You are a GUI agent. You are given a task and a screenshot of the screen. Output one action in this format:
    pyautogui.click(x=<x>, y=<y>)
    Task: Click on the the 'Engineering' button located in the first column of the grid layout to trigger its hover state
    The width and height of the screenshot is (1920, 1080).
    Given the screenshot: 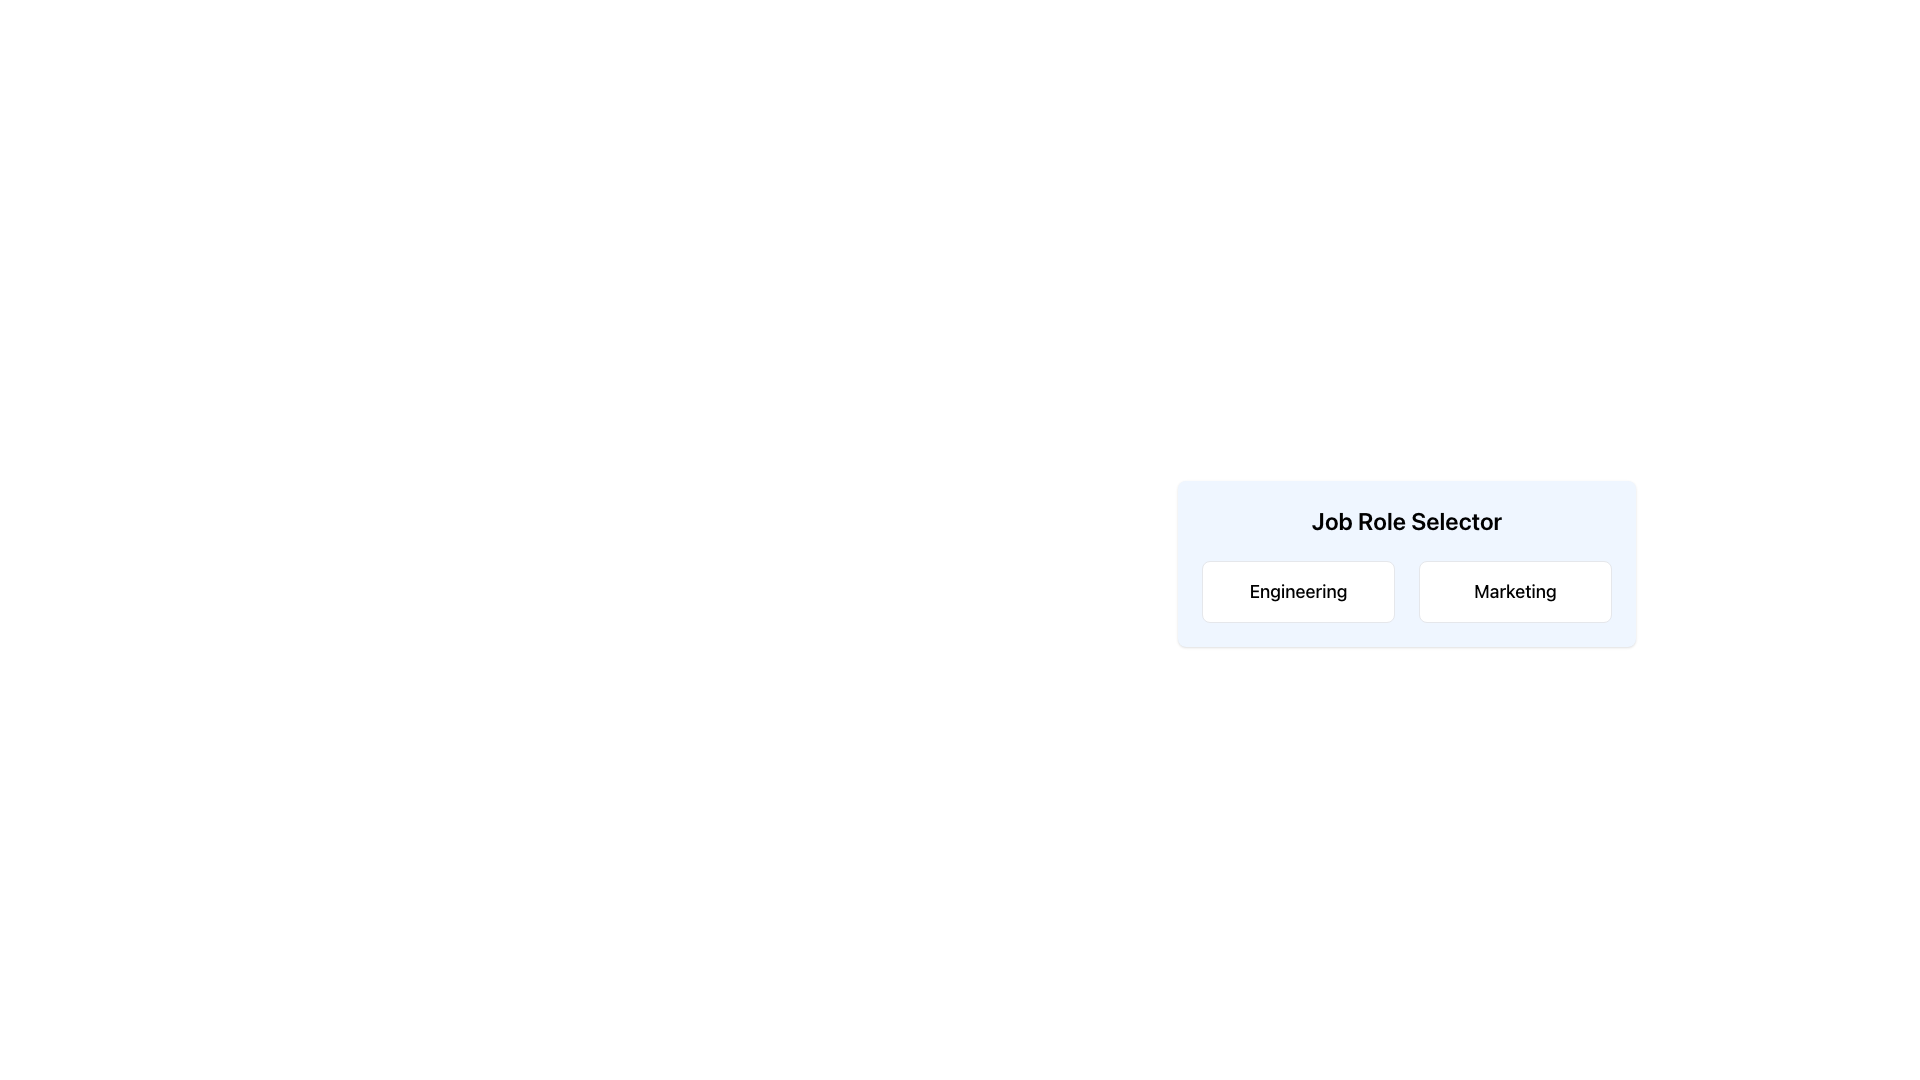 What is the action you would take?
    pyautogui.click(x=1298, y=590)
    